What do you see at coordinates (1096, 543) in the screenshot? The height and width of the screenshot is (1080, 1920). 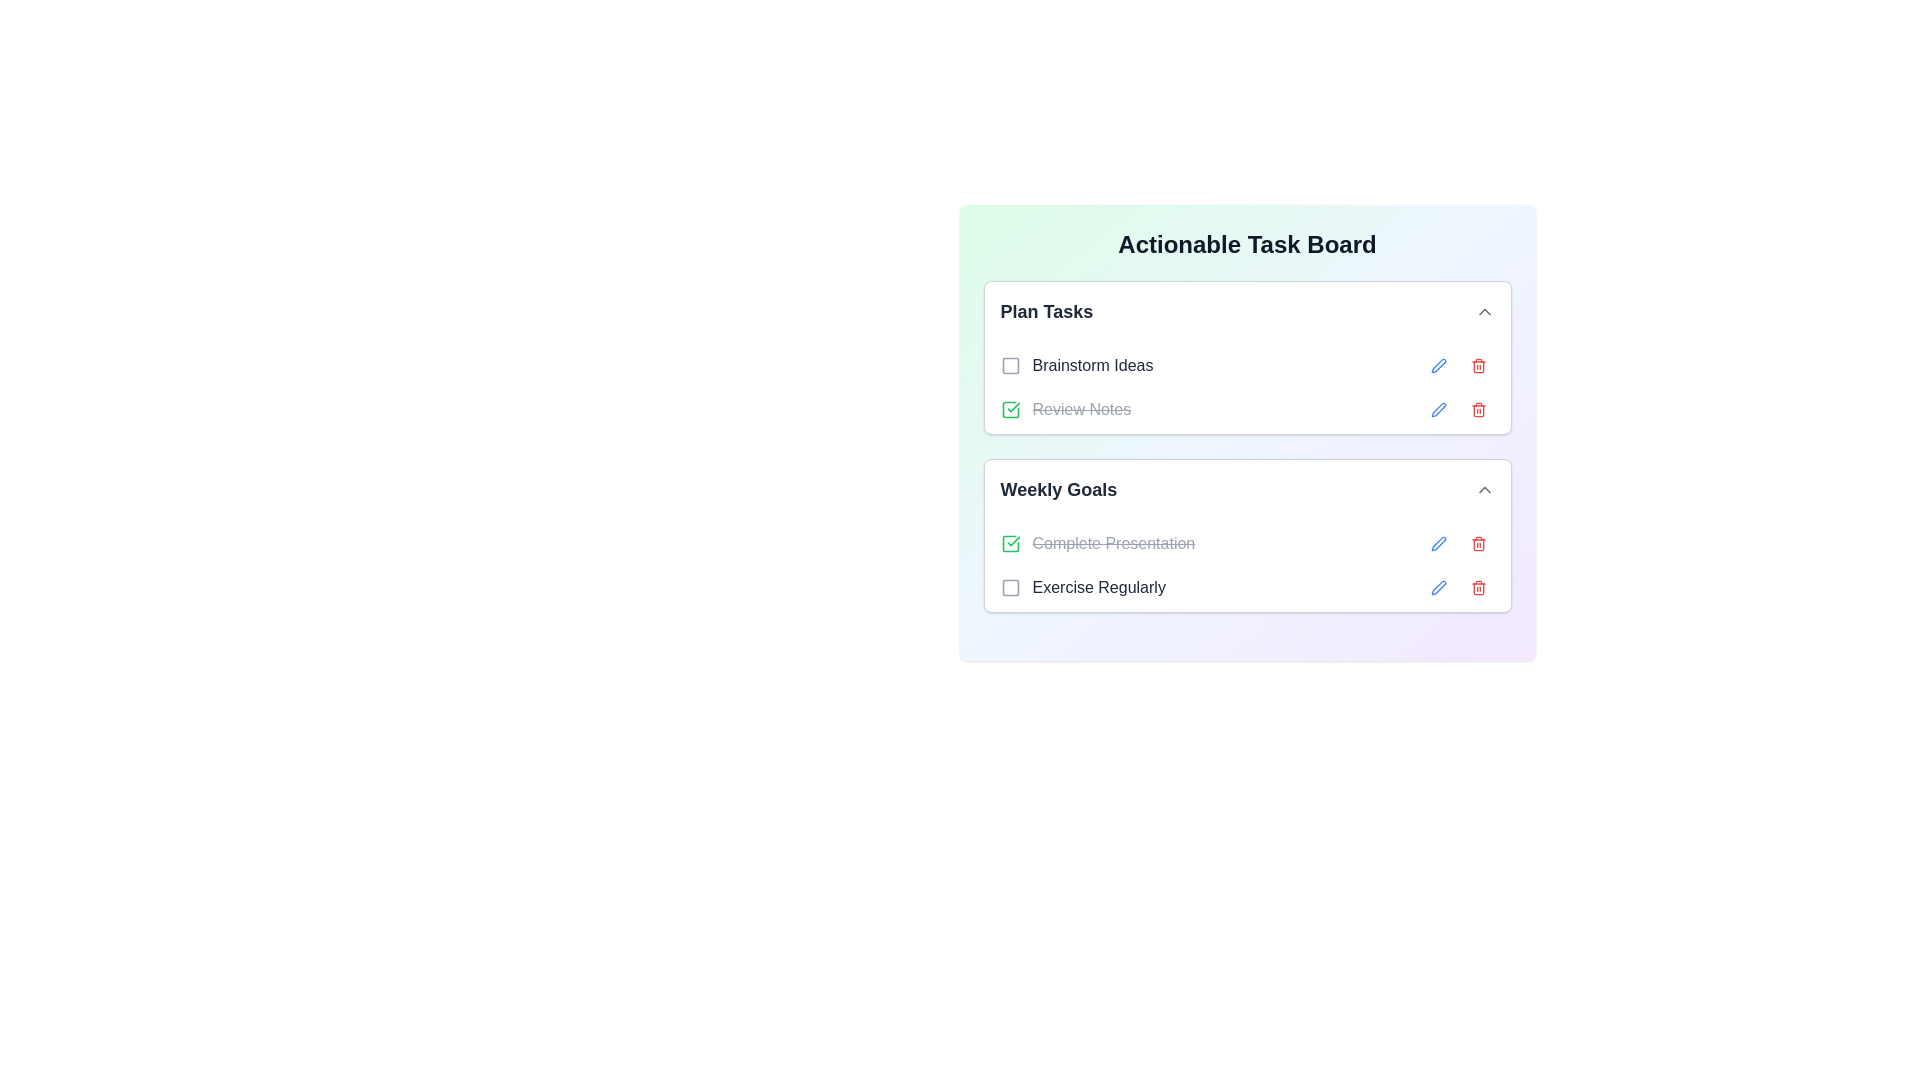 I see `the 'Complete Presentation' label, which is styled with a line-through format and gray color, indicating that the associated task is completed. This label is located under the 'Weekly Goals' section of the 'Actionable Task Board', aligned with a green checkbox icon to its left` at bounding box center [1096, 543].